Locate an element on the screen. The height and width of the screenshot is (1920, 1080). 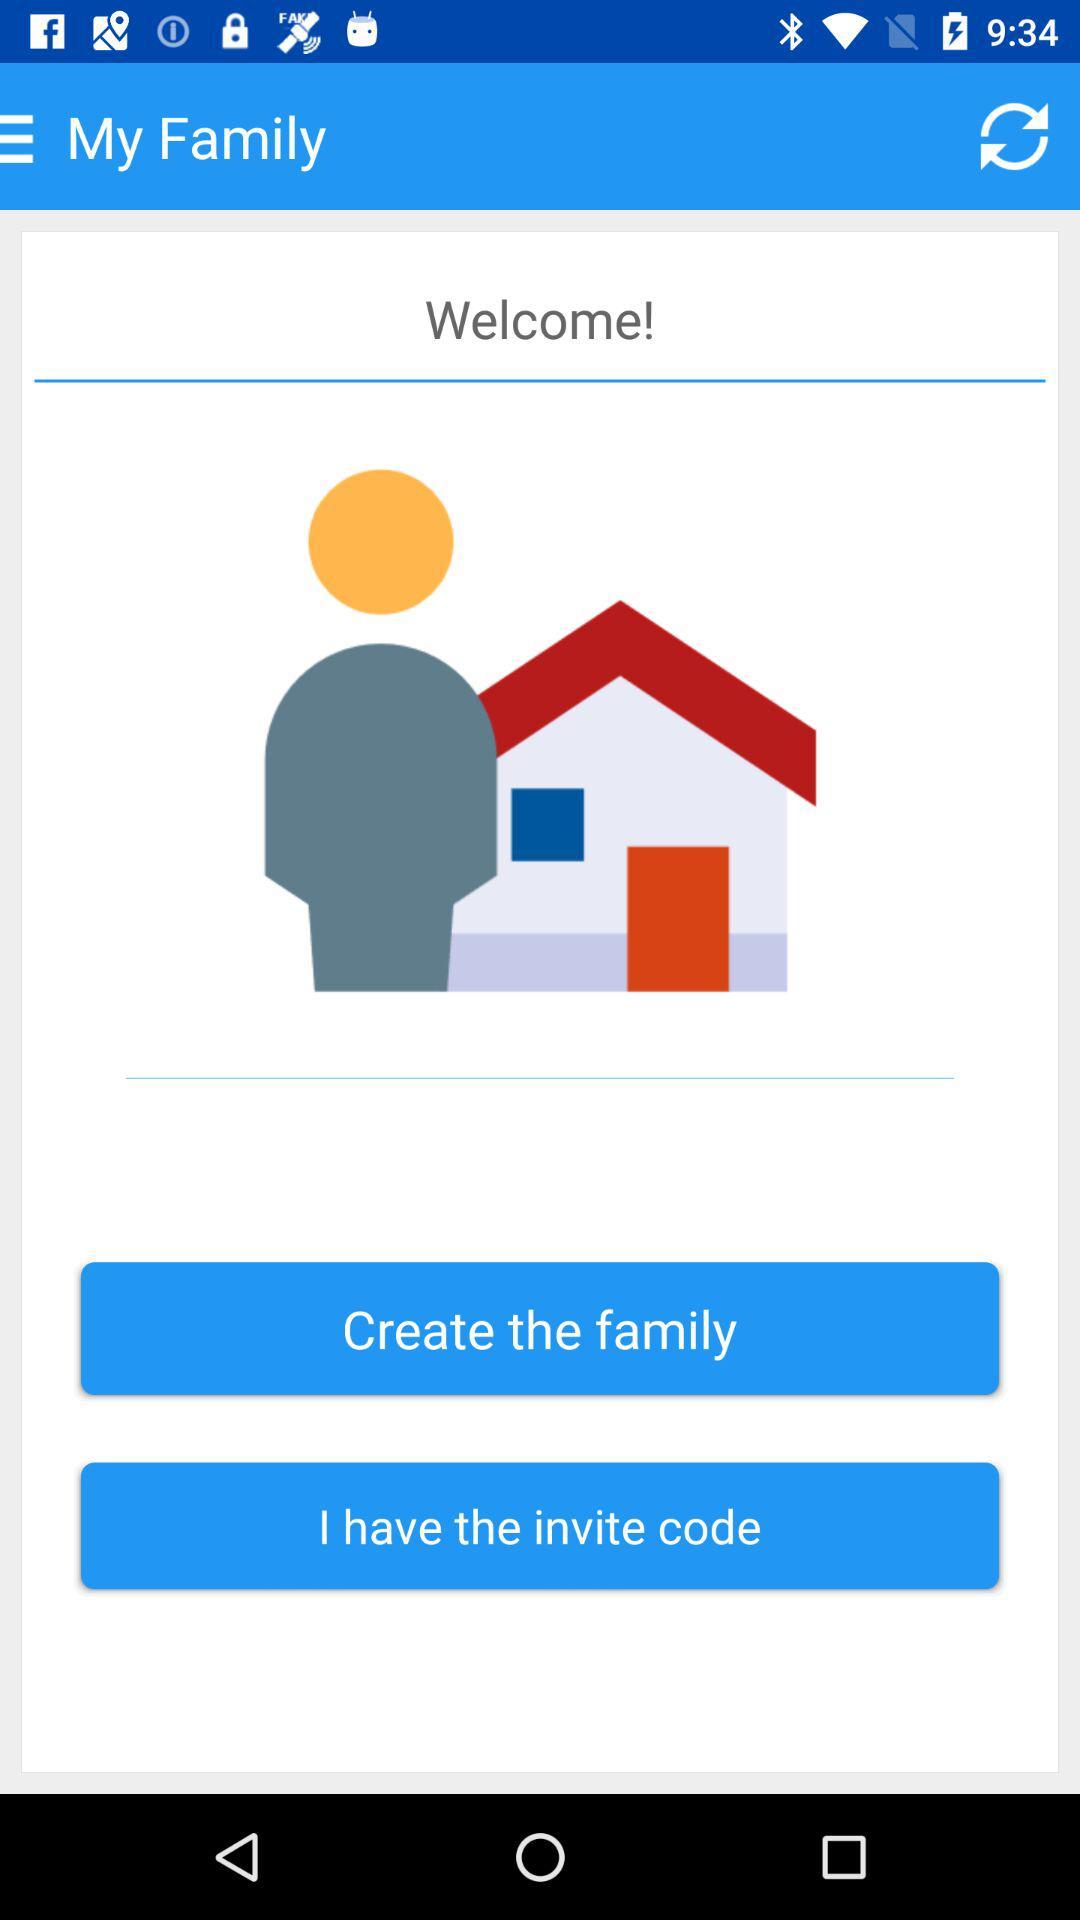
the item at the top right corner is located at coordinates (1014, 135).